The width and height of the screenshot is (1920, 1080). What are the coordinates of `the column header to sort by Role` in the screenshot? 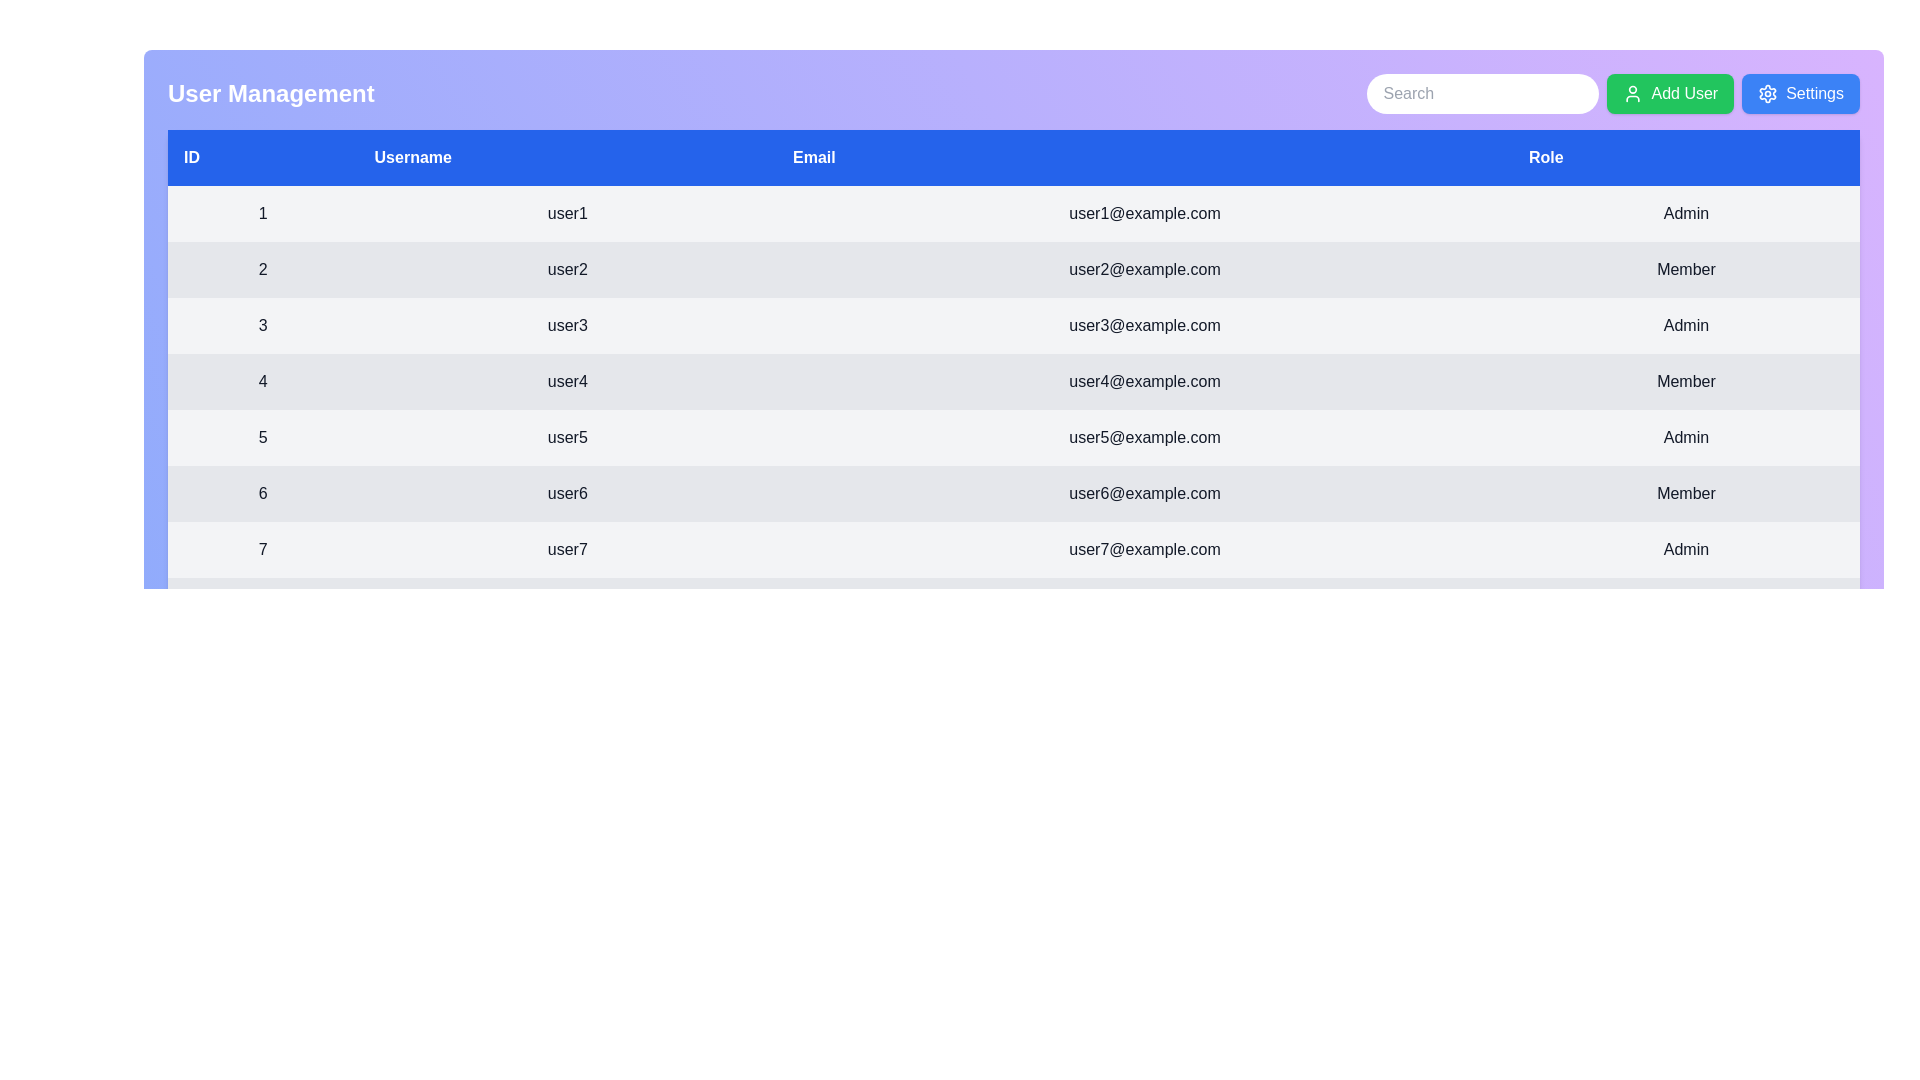 It's located at (1684, 157).